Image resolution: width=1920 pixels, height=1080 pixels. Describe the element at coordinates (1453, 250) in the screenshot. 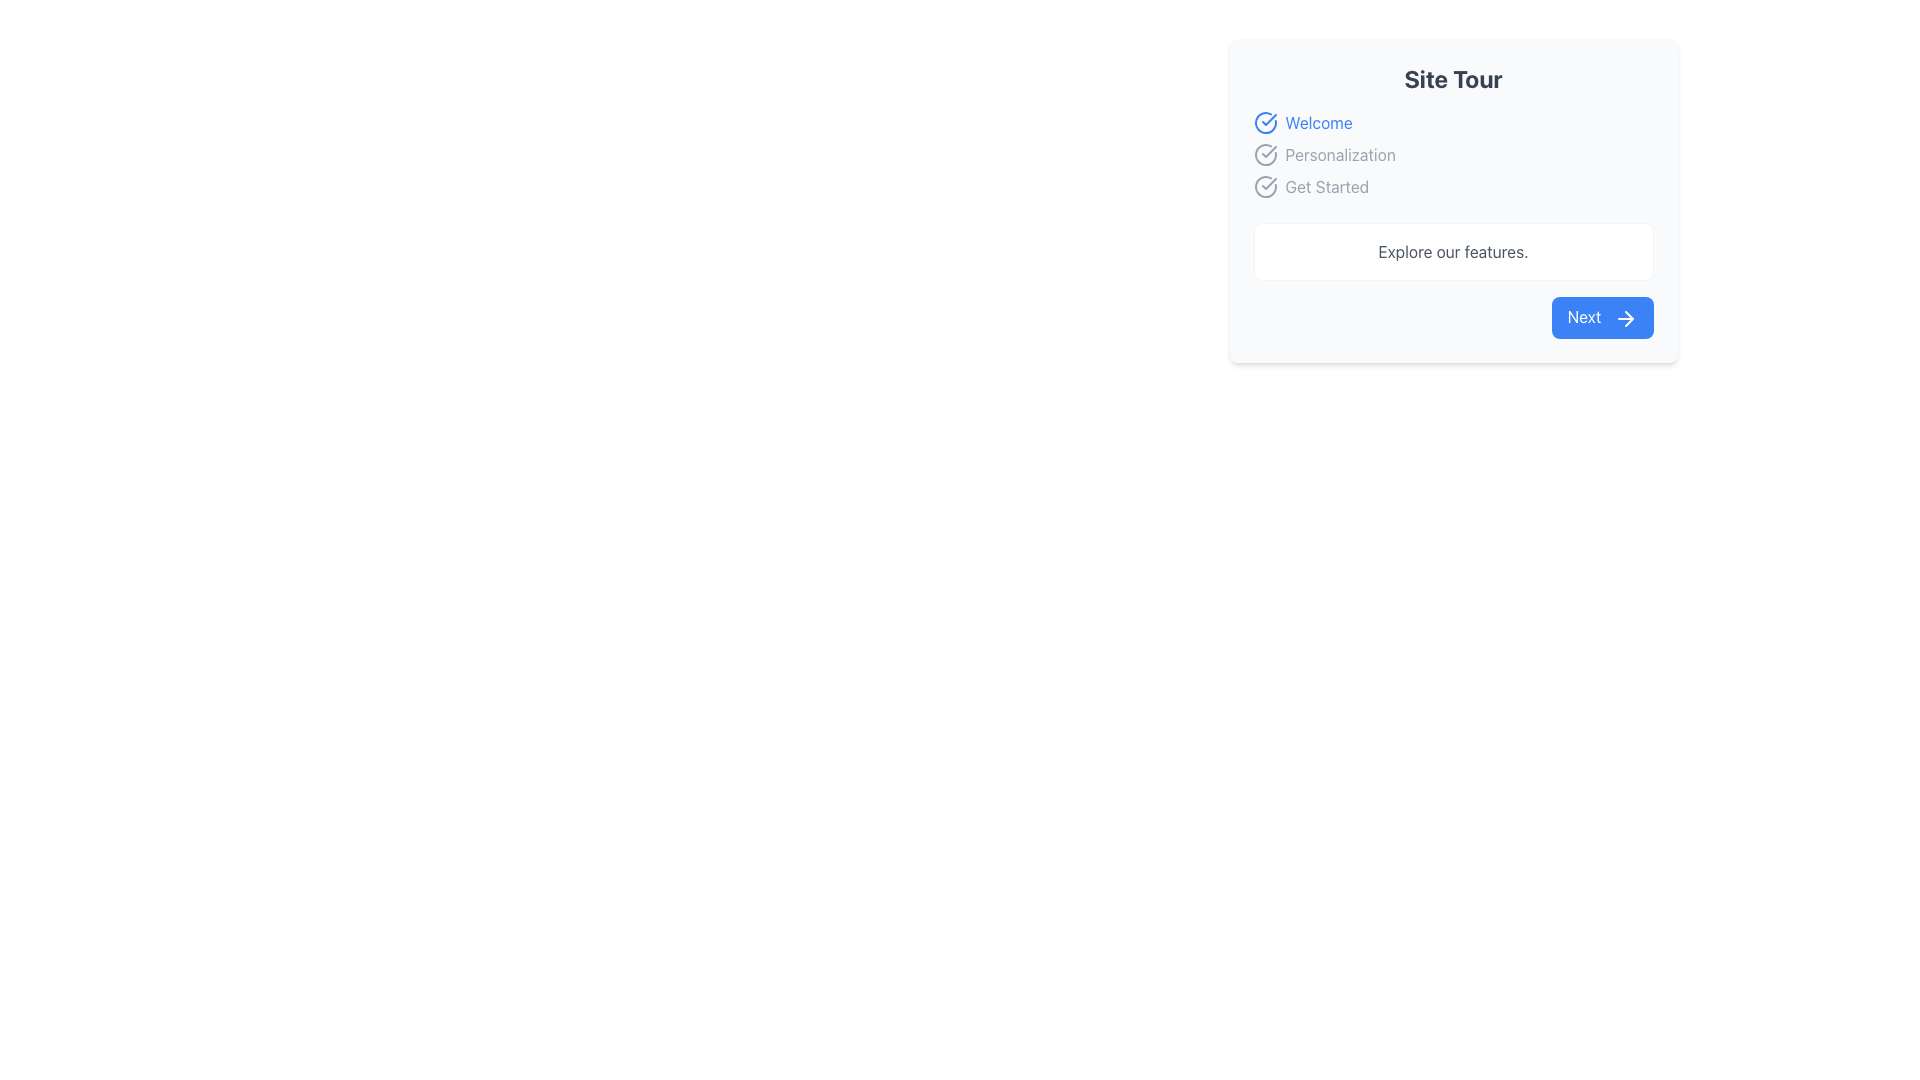

I see `the static informational text box located below the checklist items ('Welcome', 'Personalization', and 'Get Started') and above the 'Next' button in the 'Site Tour' section` at that location.